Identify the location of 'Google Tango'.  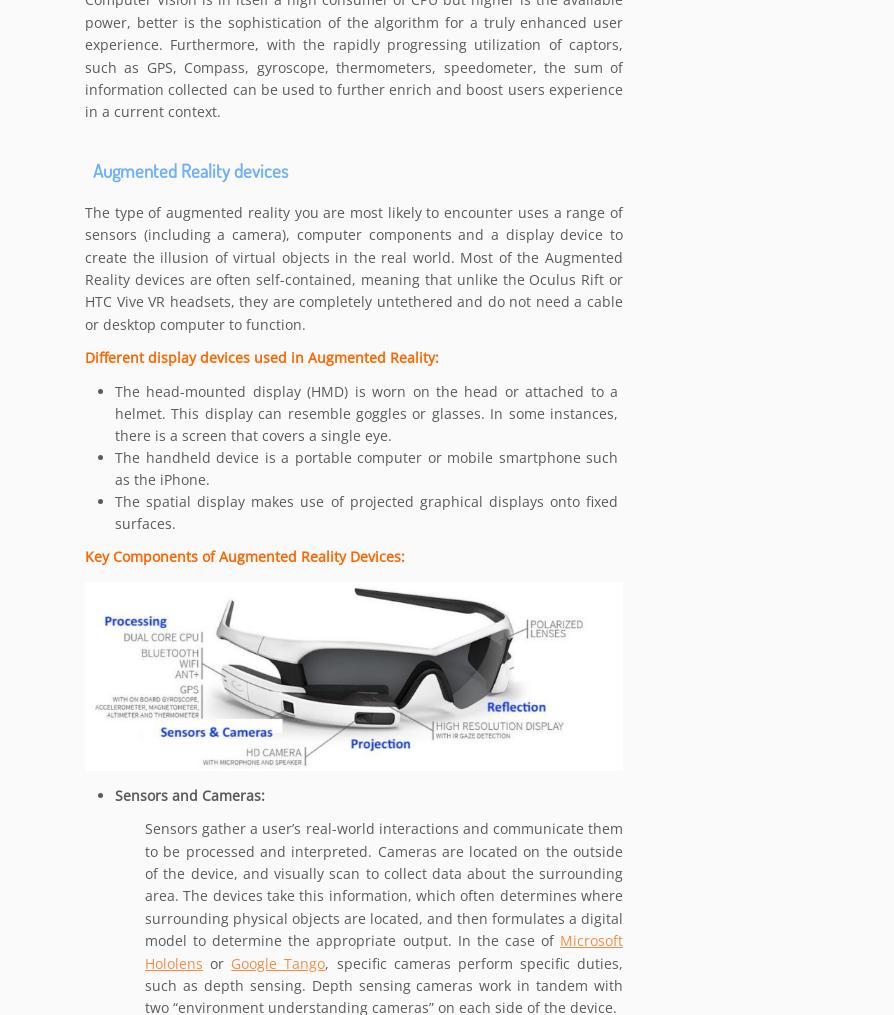
(277, 964).